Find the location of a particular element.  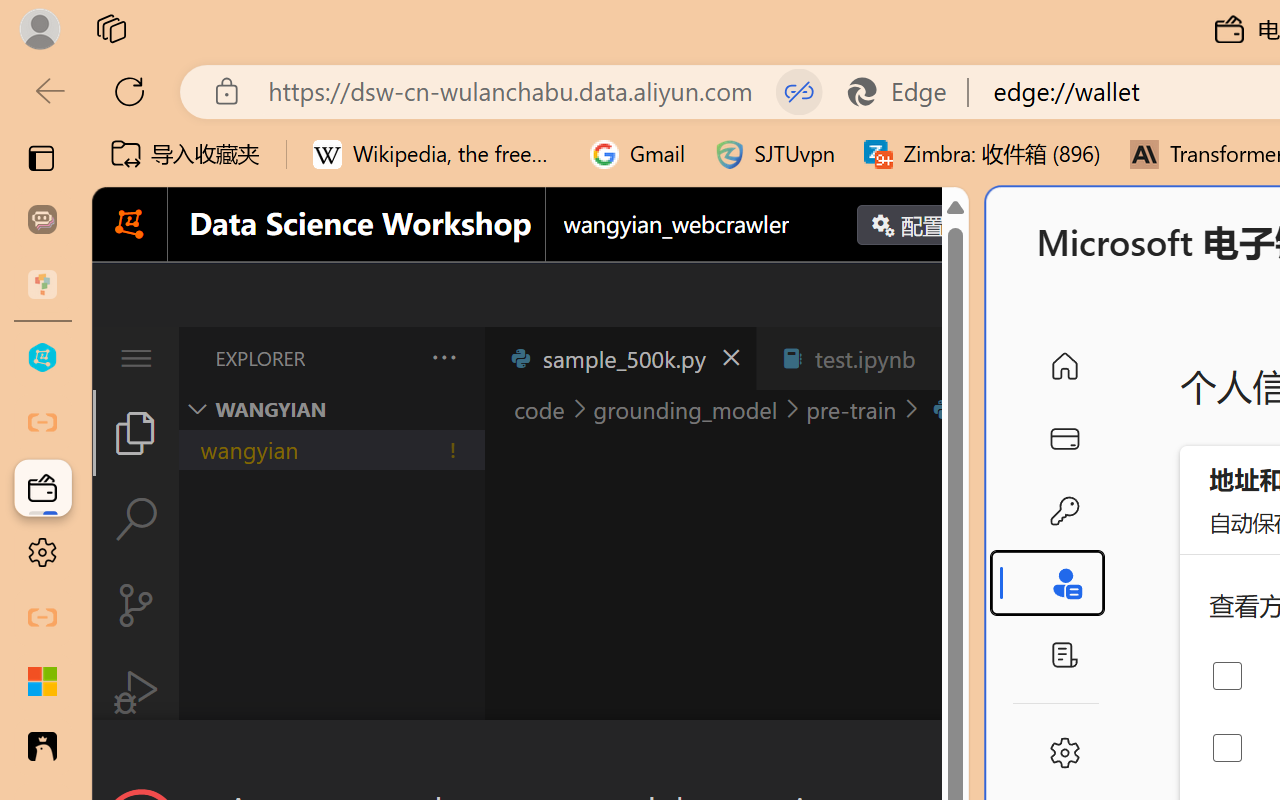

'SJTUvpn' is located at coordinates (773, 154).